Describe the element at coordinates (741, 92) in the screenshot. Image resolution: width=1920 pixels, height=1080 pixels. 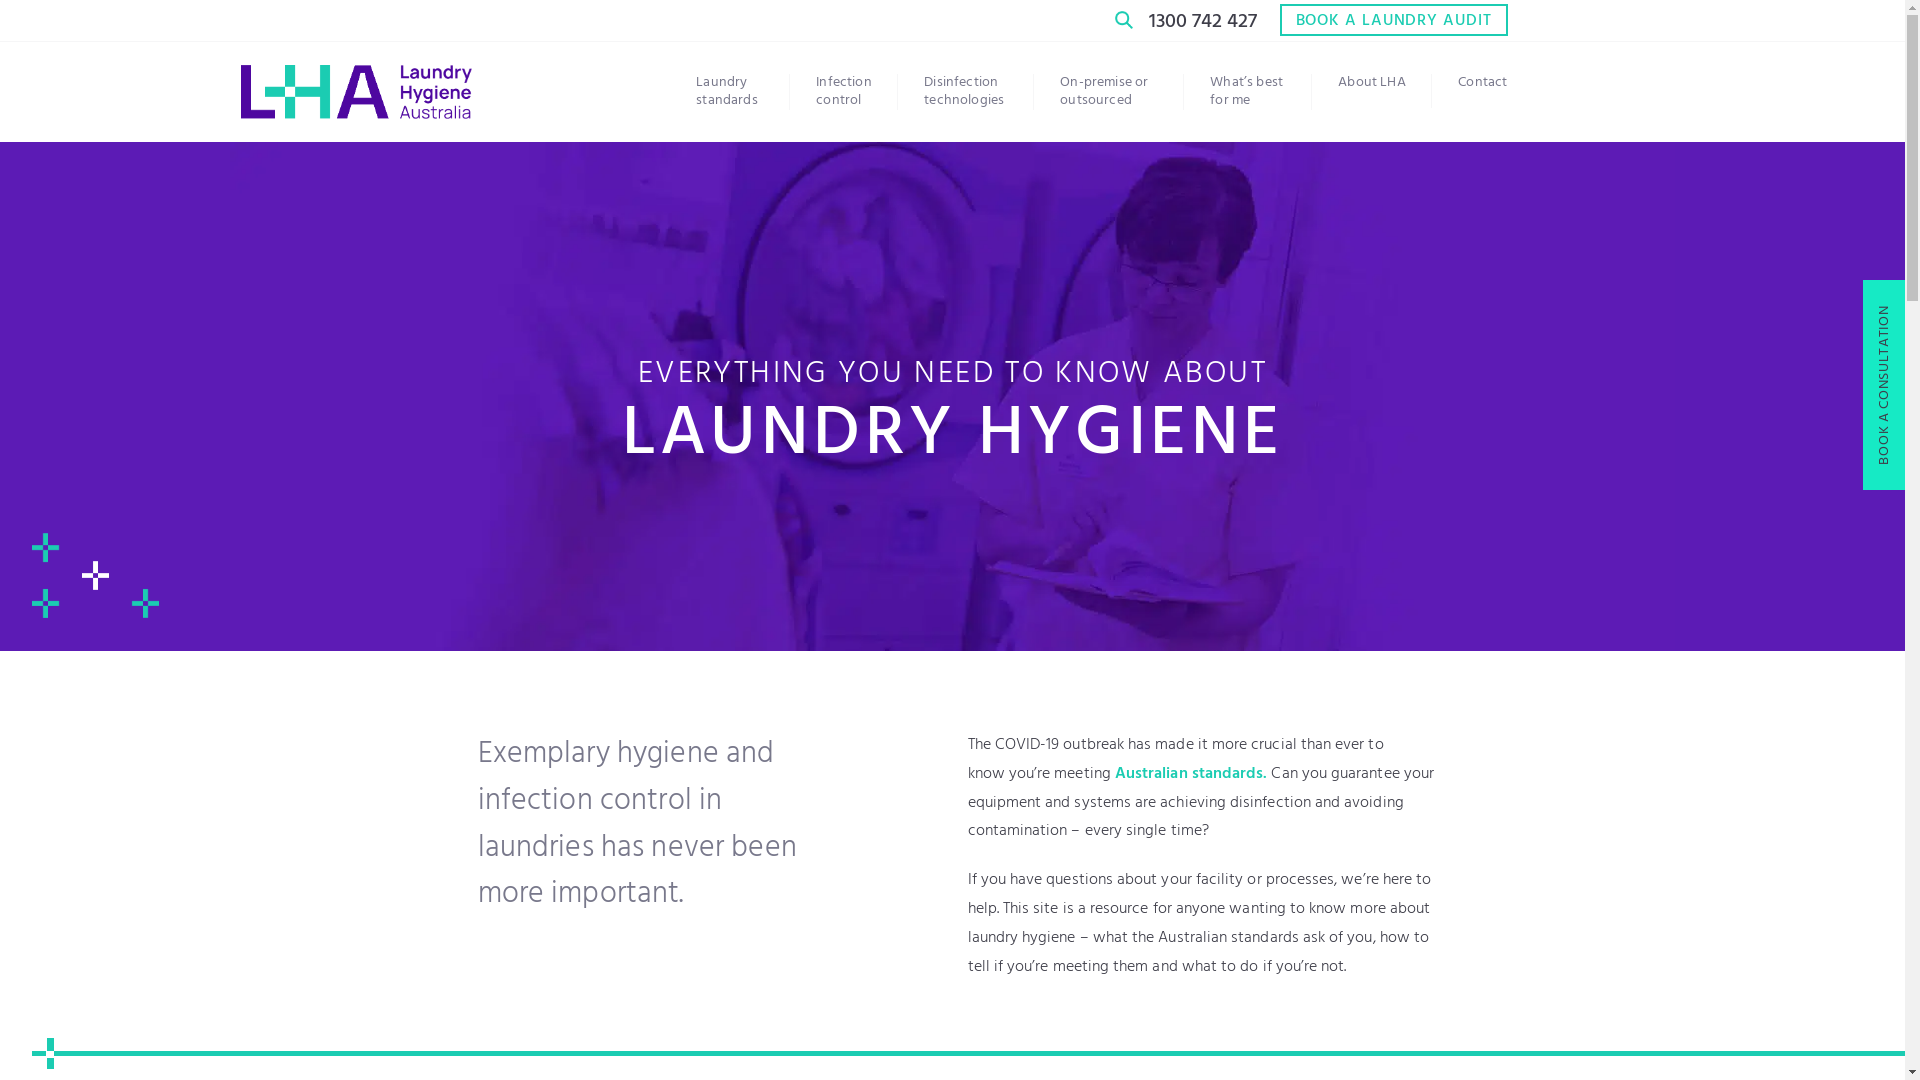
I see `'Laundry standards'` at that location.